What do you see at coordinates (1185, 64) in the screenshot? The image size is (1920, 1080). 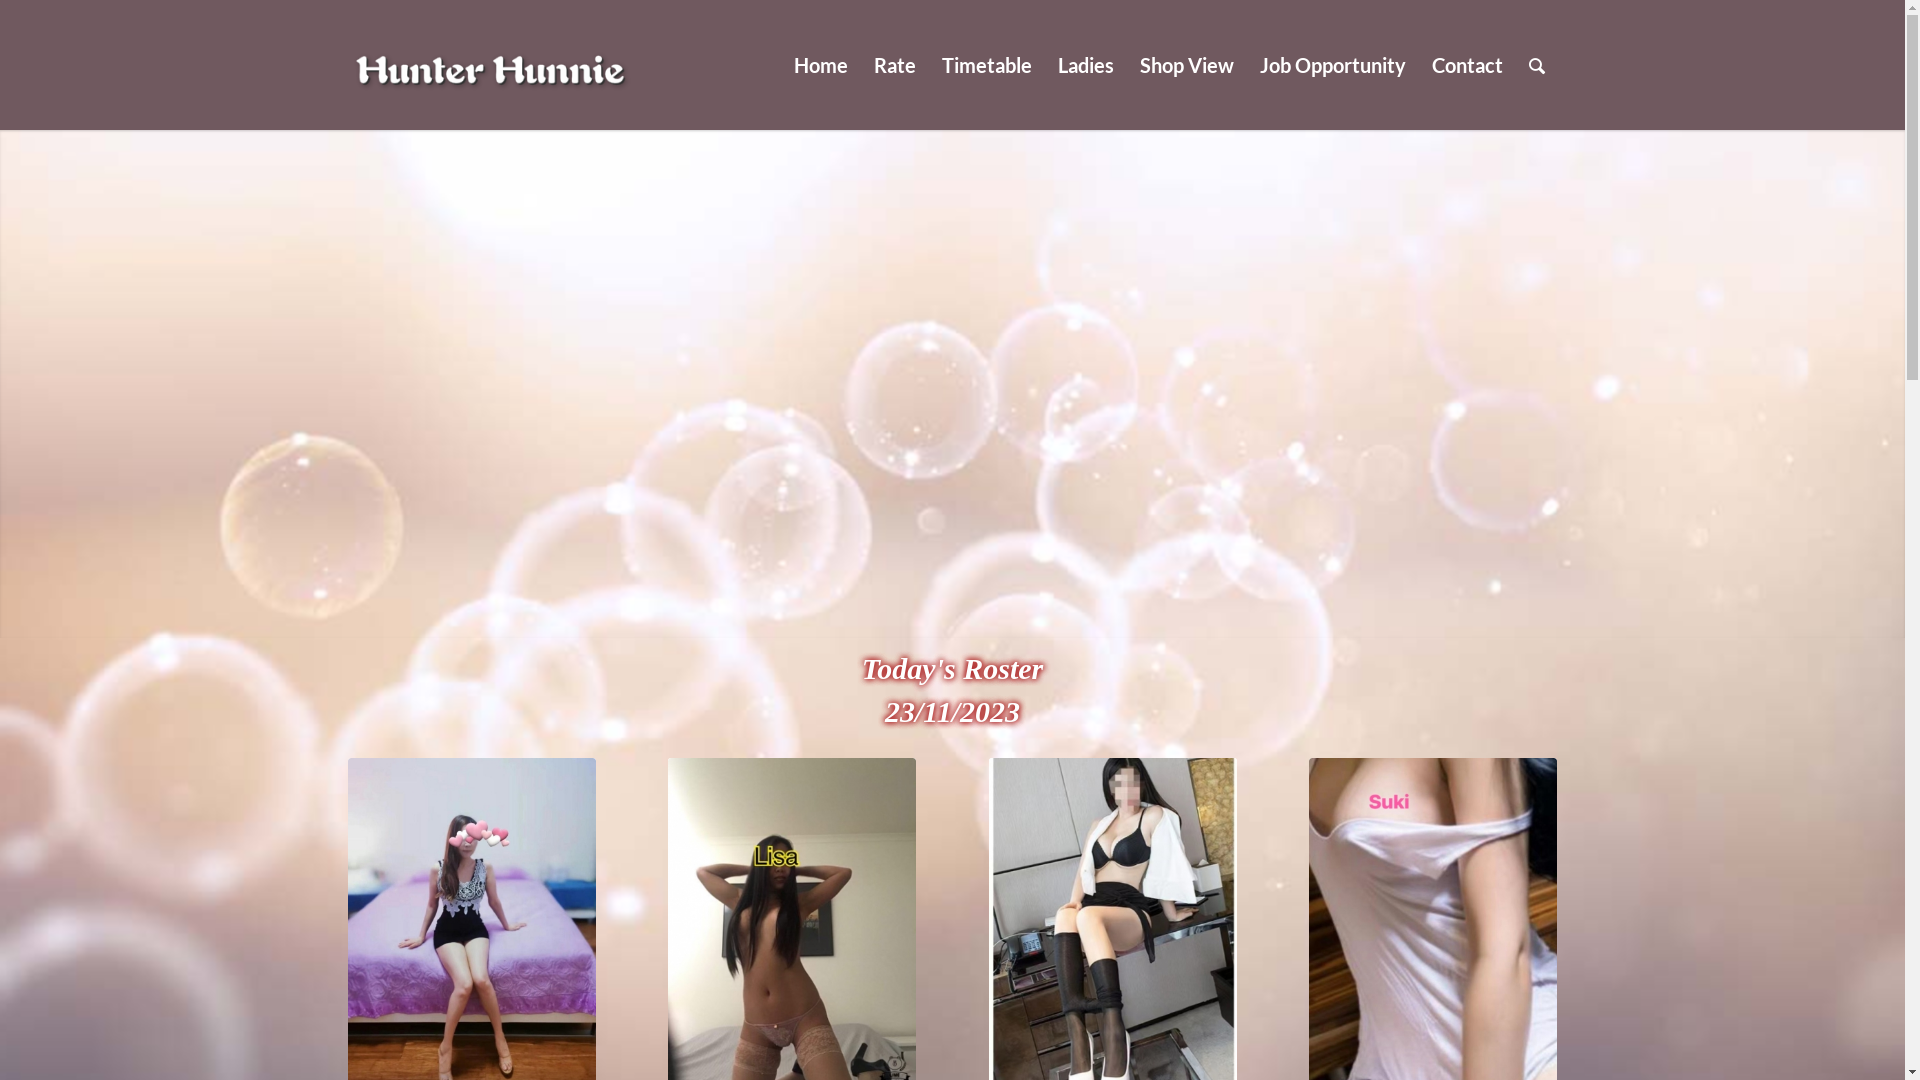 I see `'Shop View'` at bounding box center [1185, 64].